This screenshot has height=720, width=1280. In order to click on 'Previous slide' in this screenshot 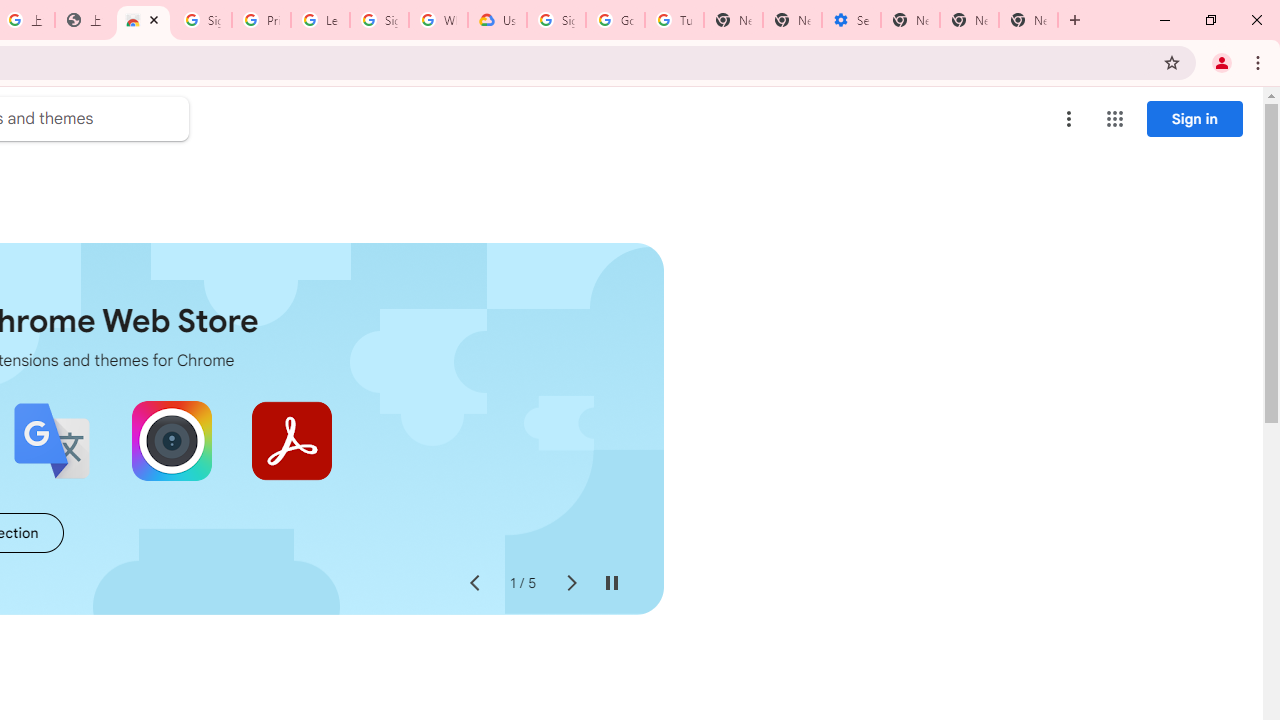, I will do `click(473, 583)`.